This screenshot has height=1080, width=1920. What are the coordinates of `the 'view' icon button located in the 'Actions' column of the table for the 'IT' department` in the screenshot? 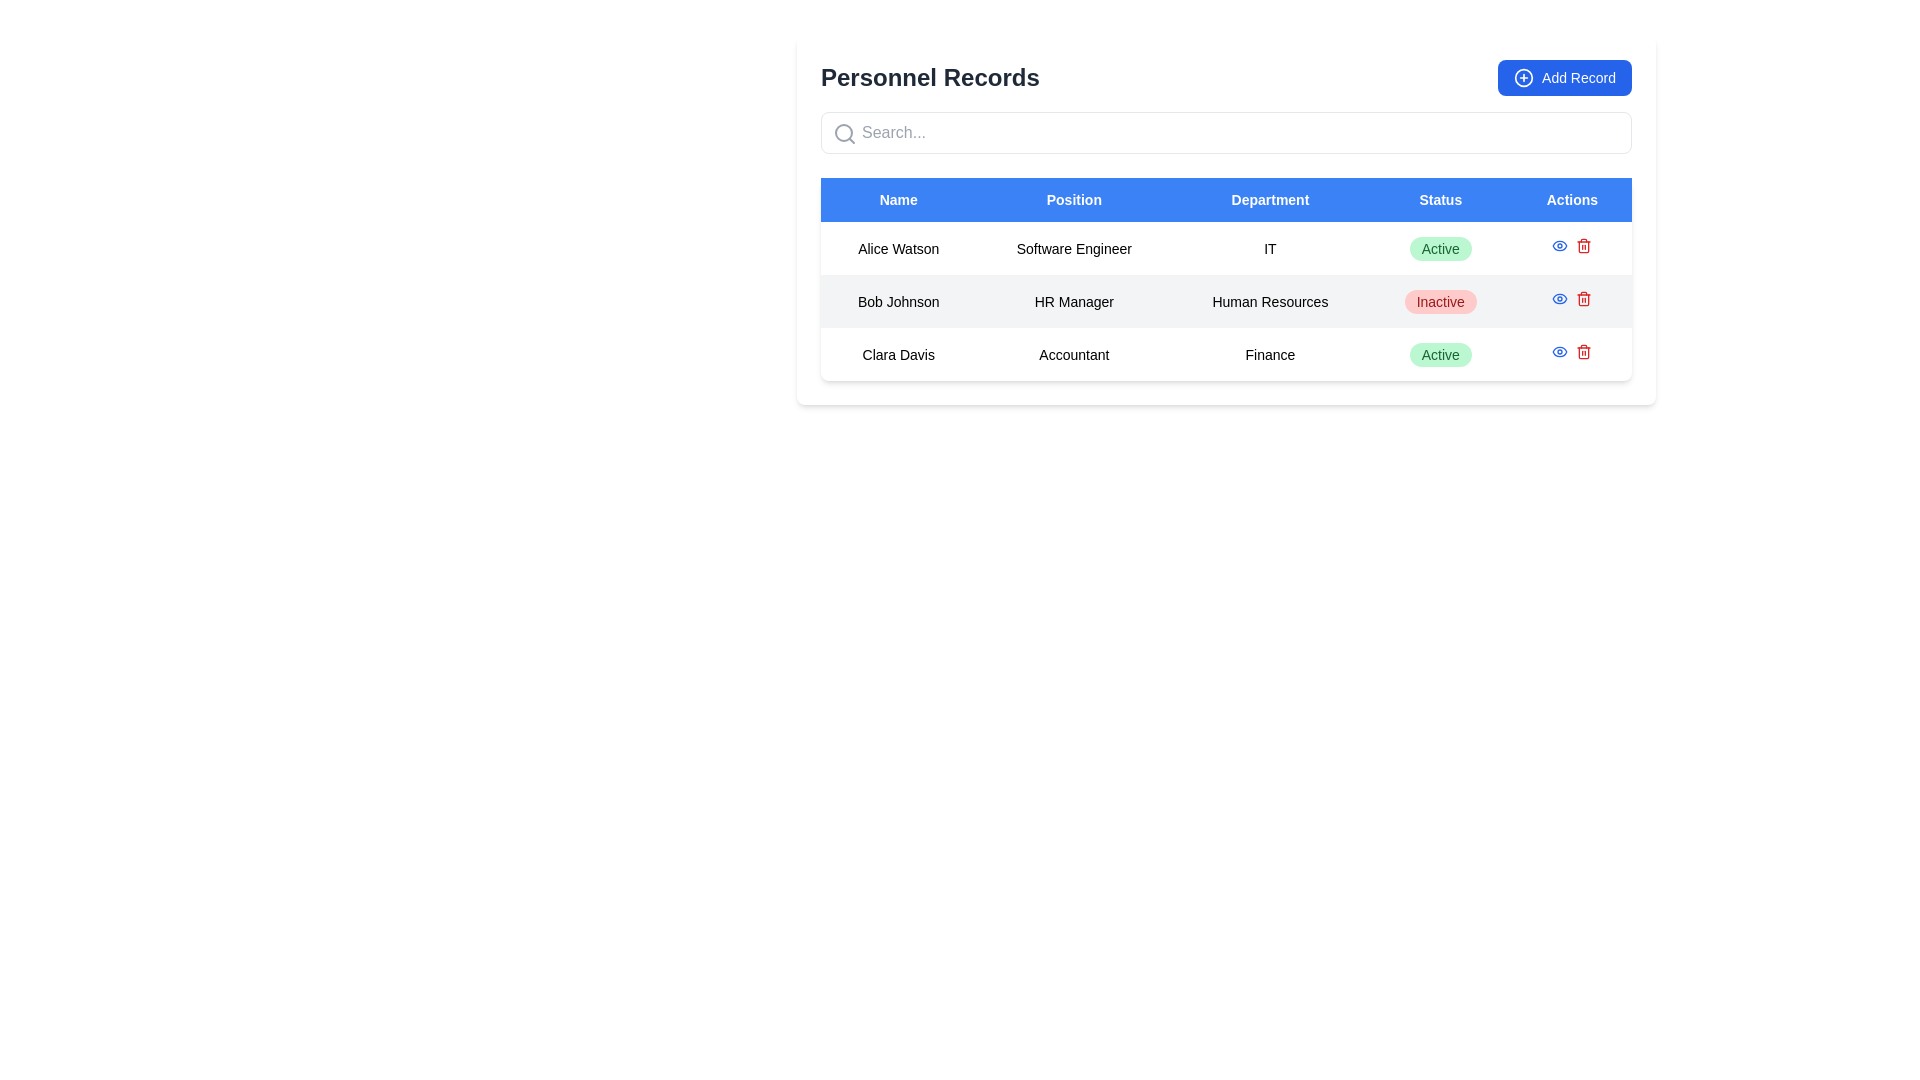 It's located at (1559, 245).